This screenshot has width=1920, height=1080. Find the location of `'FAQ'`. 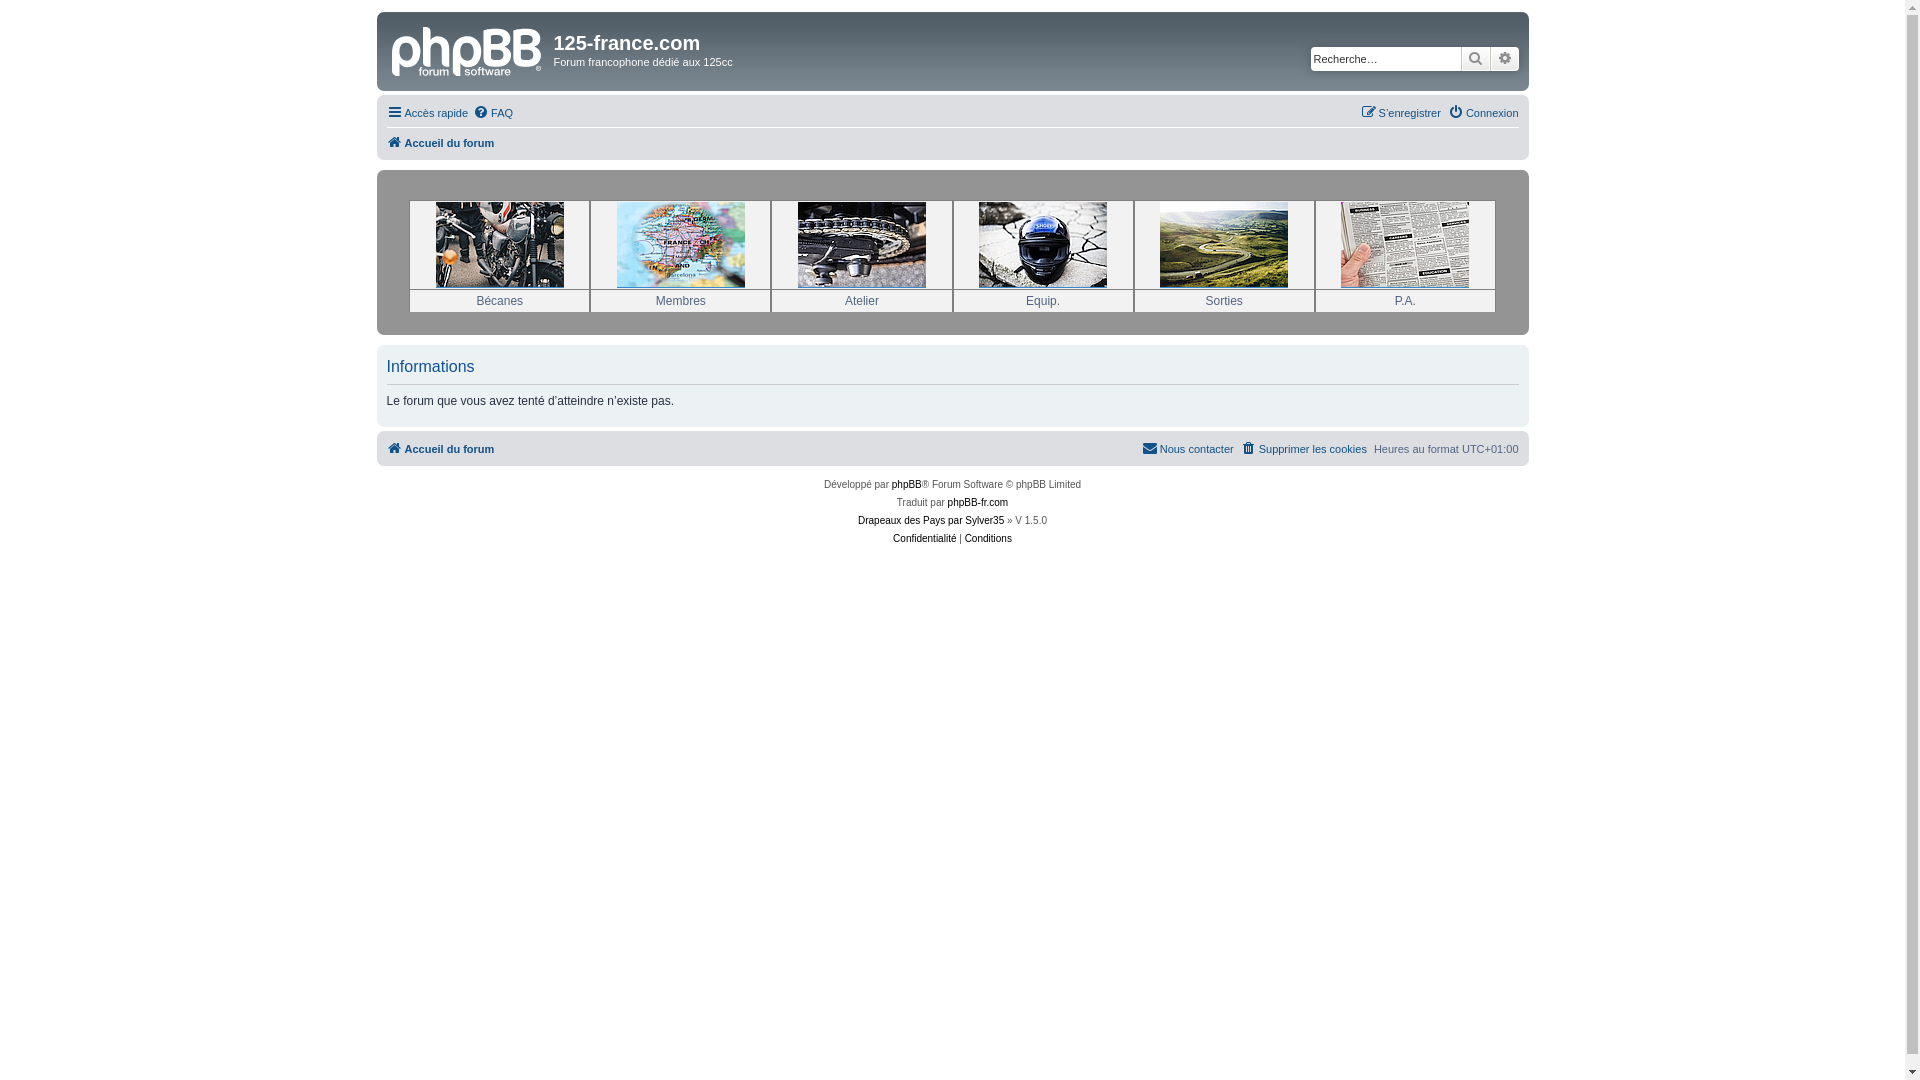

'FAQ' is located at coordinates (493, 112).